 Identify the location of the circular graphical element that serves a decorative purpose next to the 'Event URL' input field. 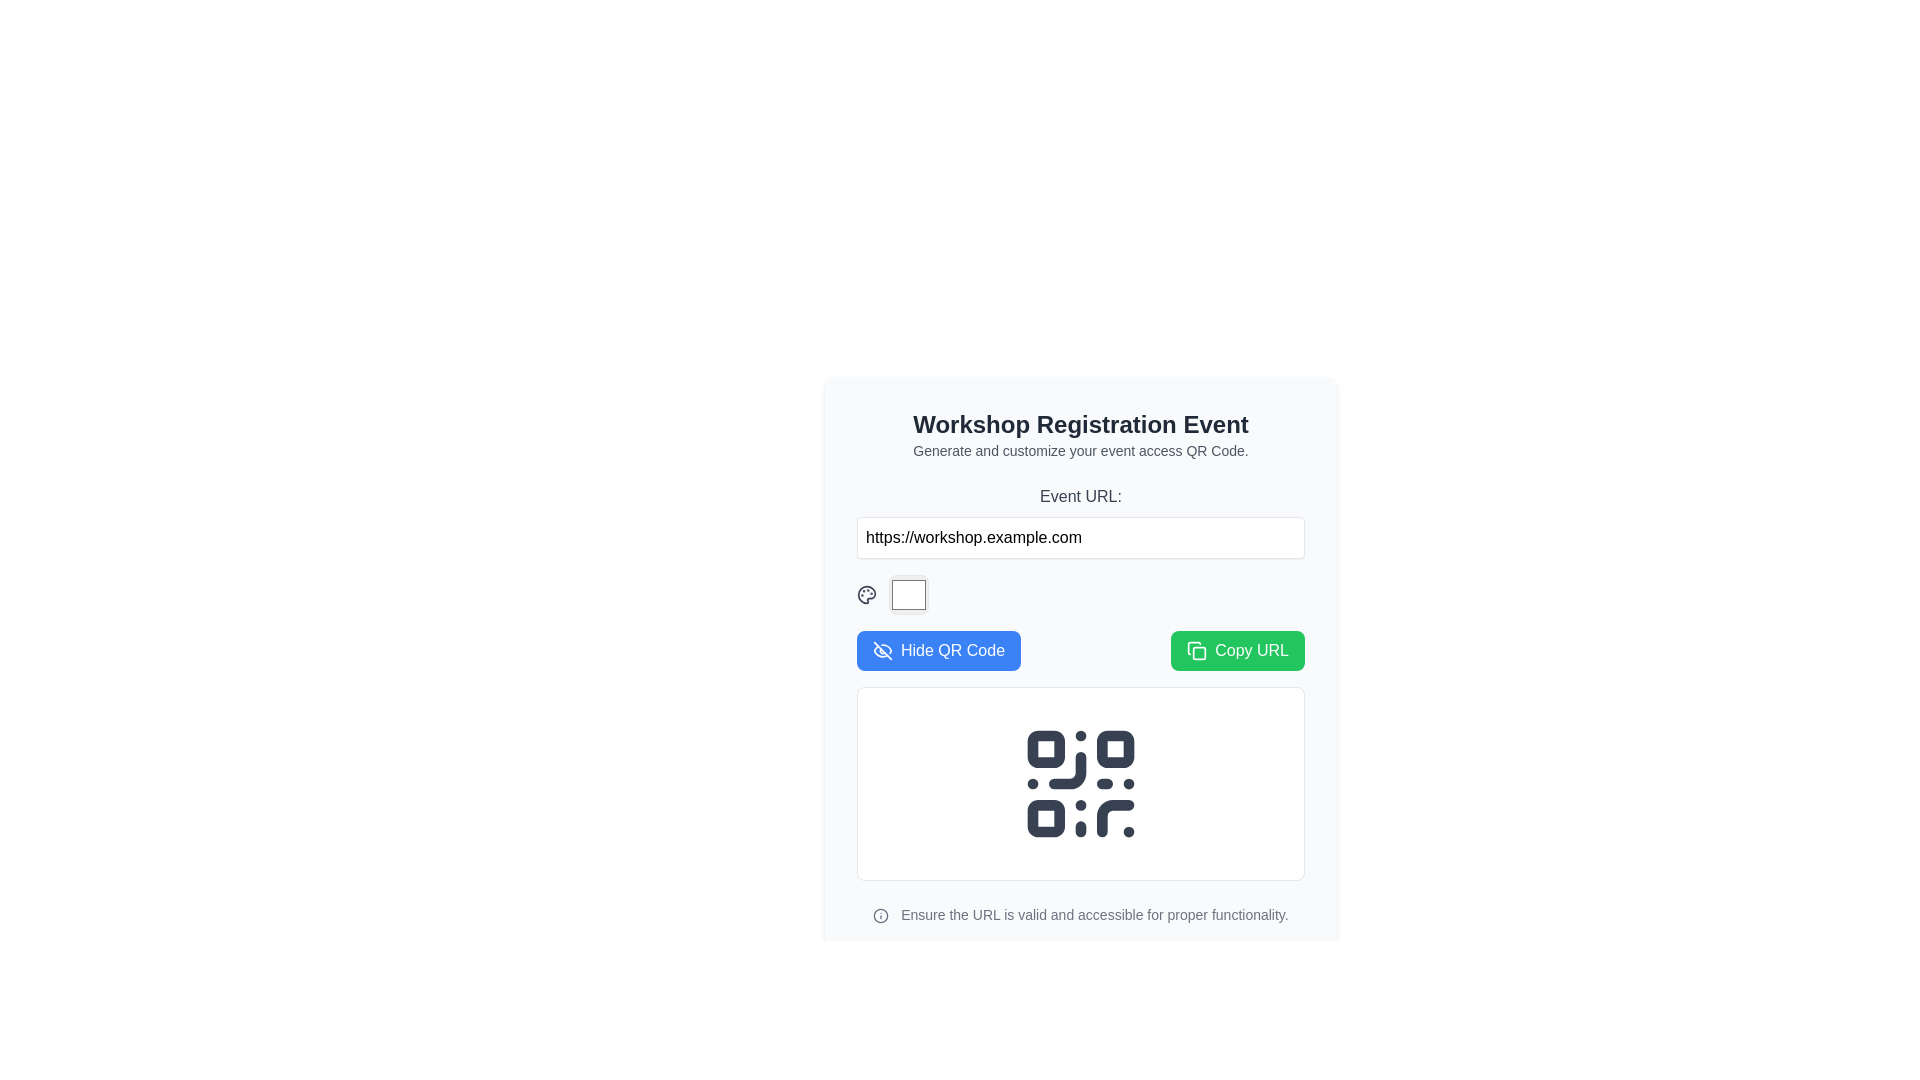
(880, 916).